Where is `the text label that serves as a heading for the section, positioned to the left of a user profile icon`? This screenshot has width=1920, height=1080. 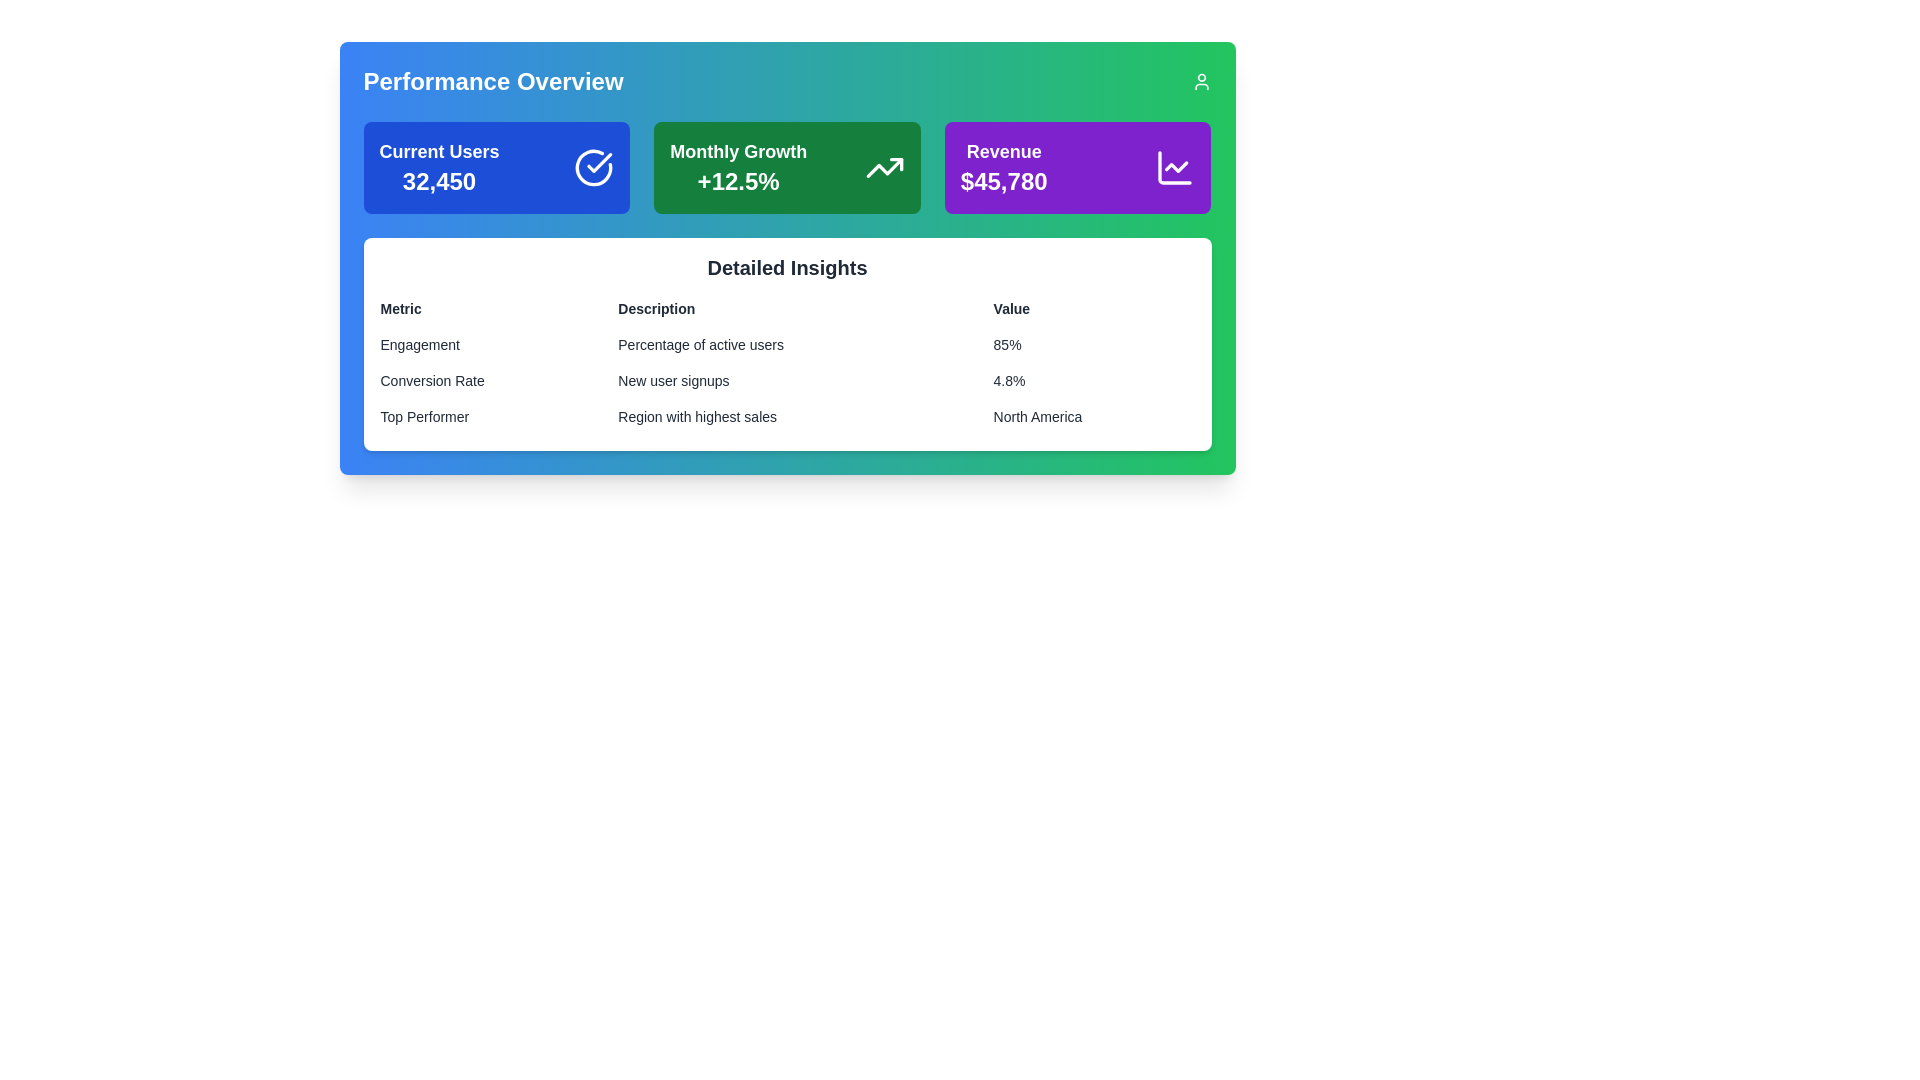
the text label that serves as a heading for the section, positioned to the left of a user profile icon is located at coordinates (493, 80).